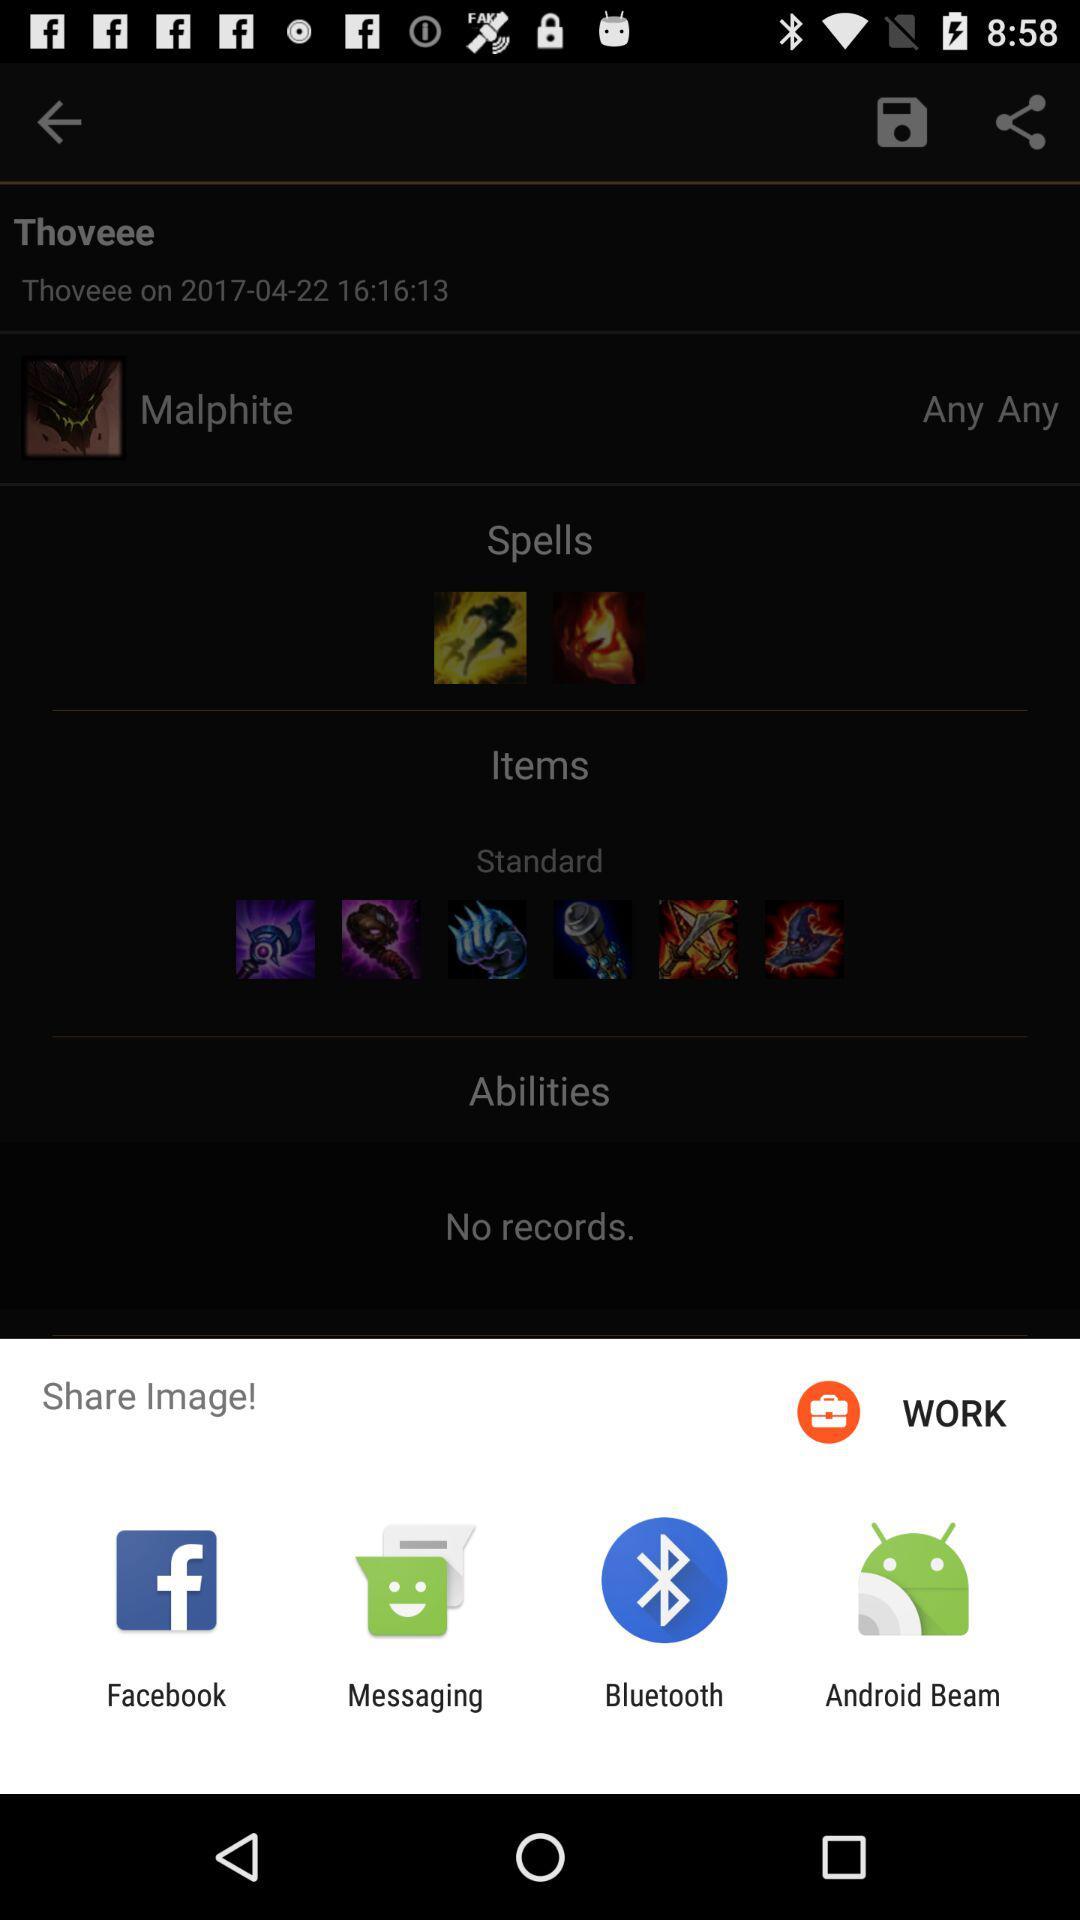 The height and width of the screenshot is (1920, 1080). Describe the element at coordinates (165, 1711) in the screenshot. I see `item next to the messaging` at that location.